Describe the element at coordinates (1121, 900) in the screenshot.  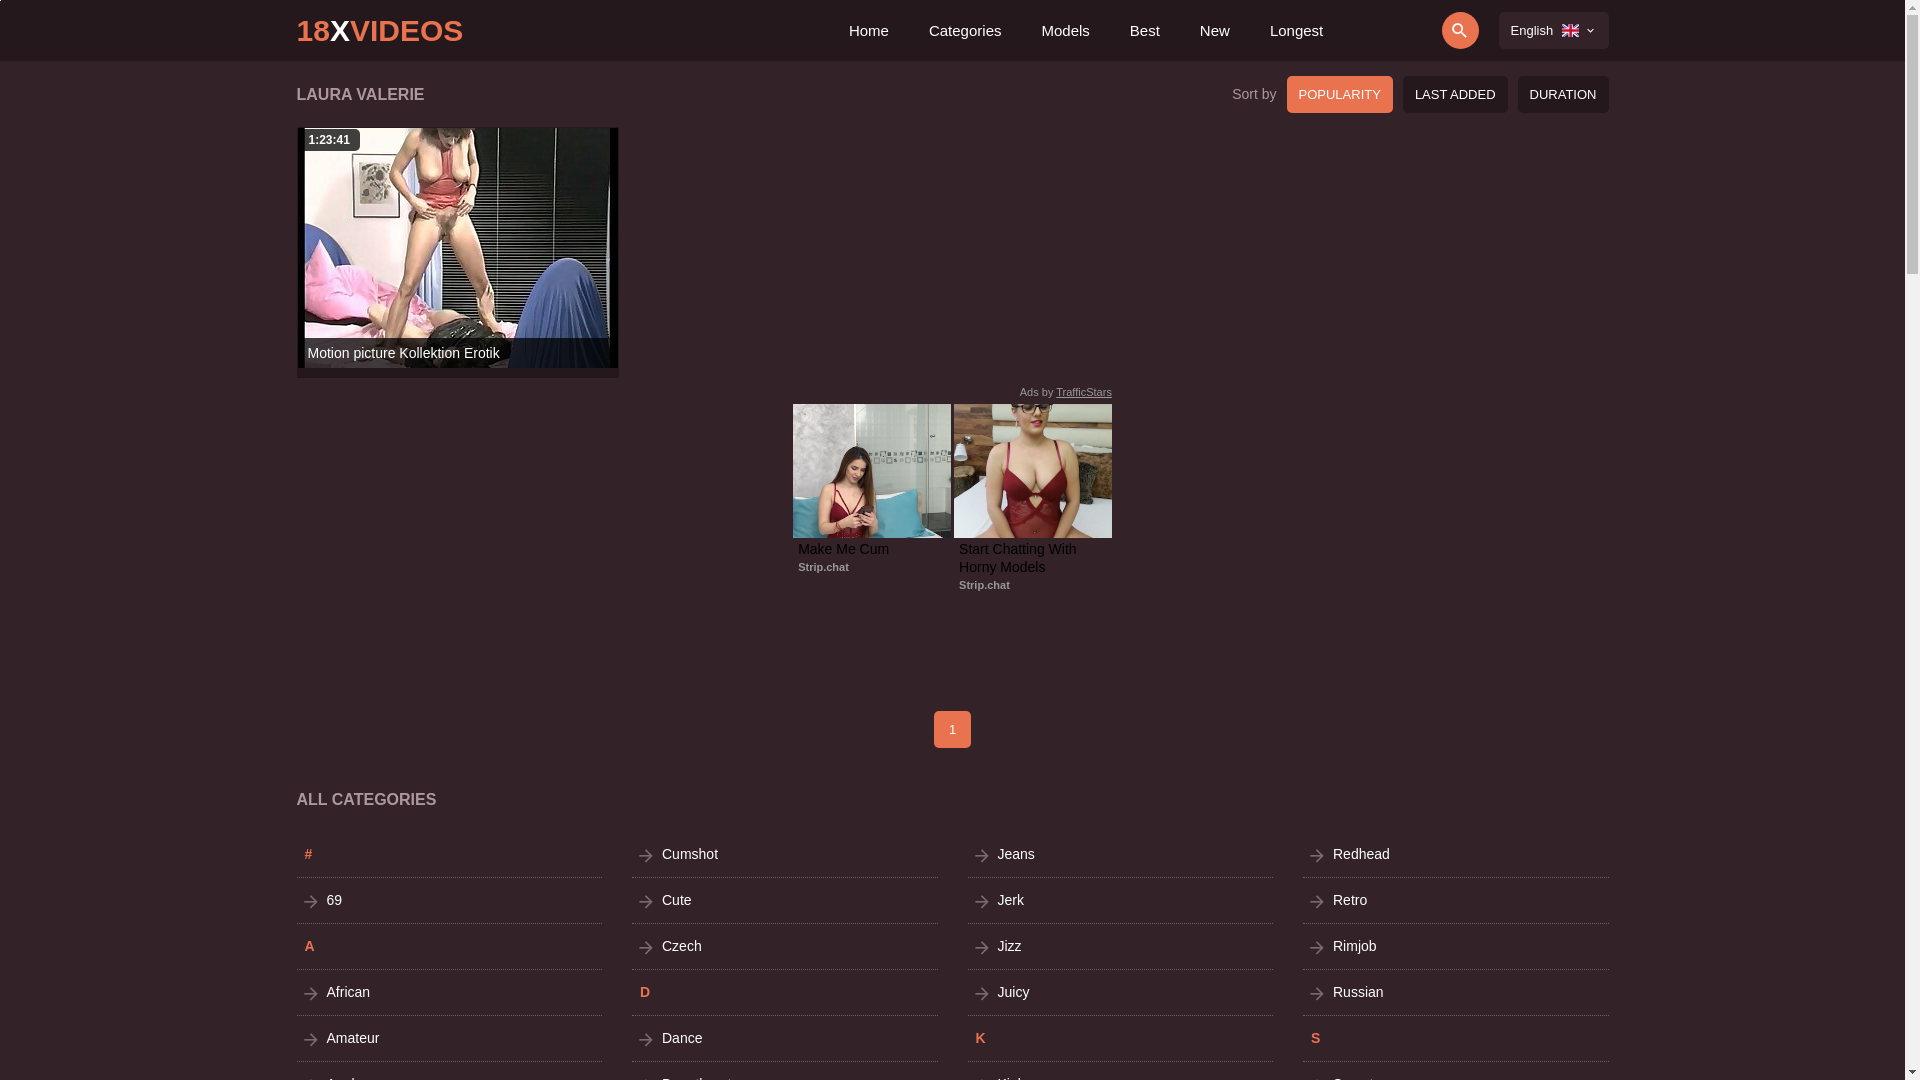
I see `'Jerk'` at that location.